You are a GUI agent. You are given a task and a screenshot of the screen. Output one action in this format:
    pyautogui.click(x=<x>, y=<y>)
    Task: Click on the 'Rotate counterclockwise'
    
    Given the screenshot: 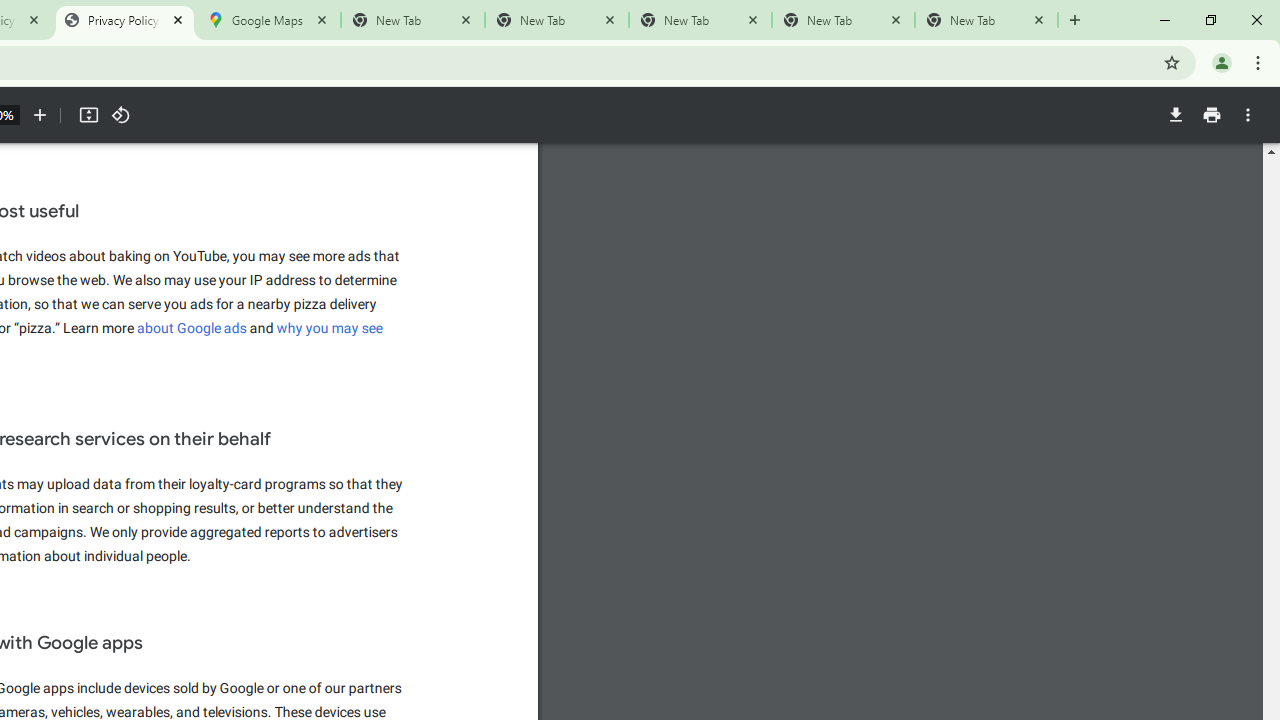 What is the action you would take?
    pyautogui.click(x=119, y=115)
    